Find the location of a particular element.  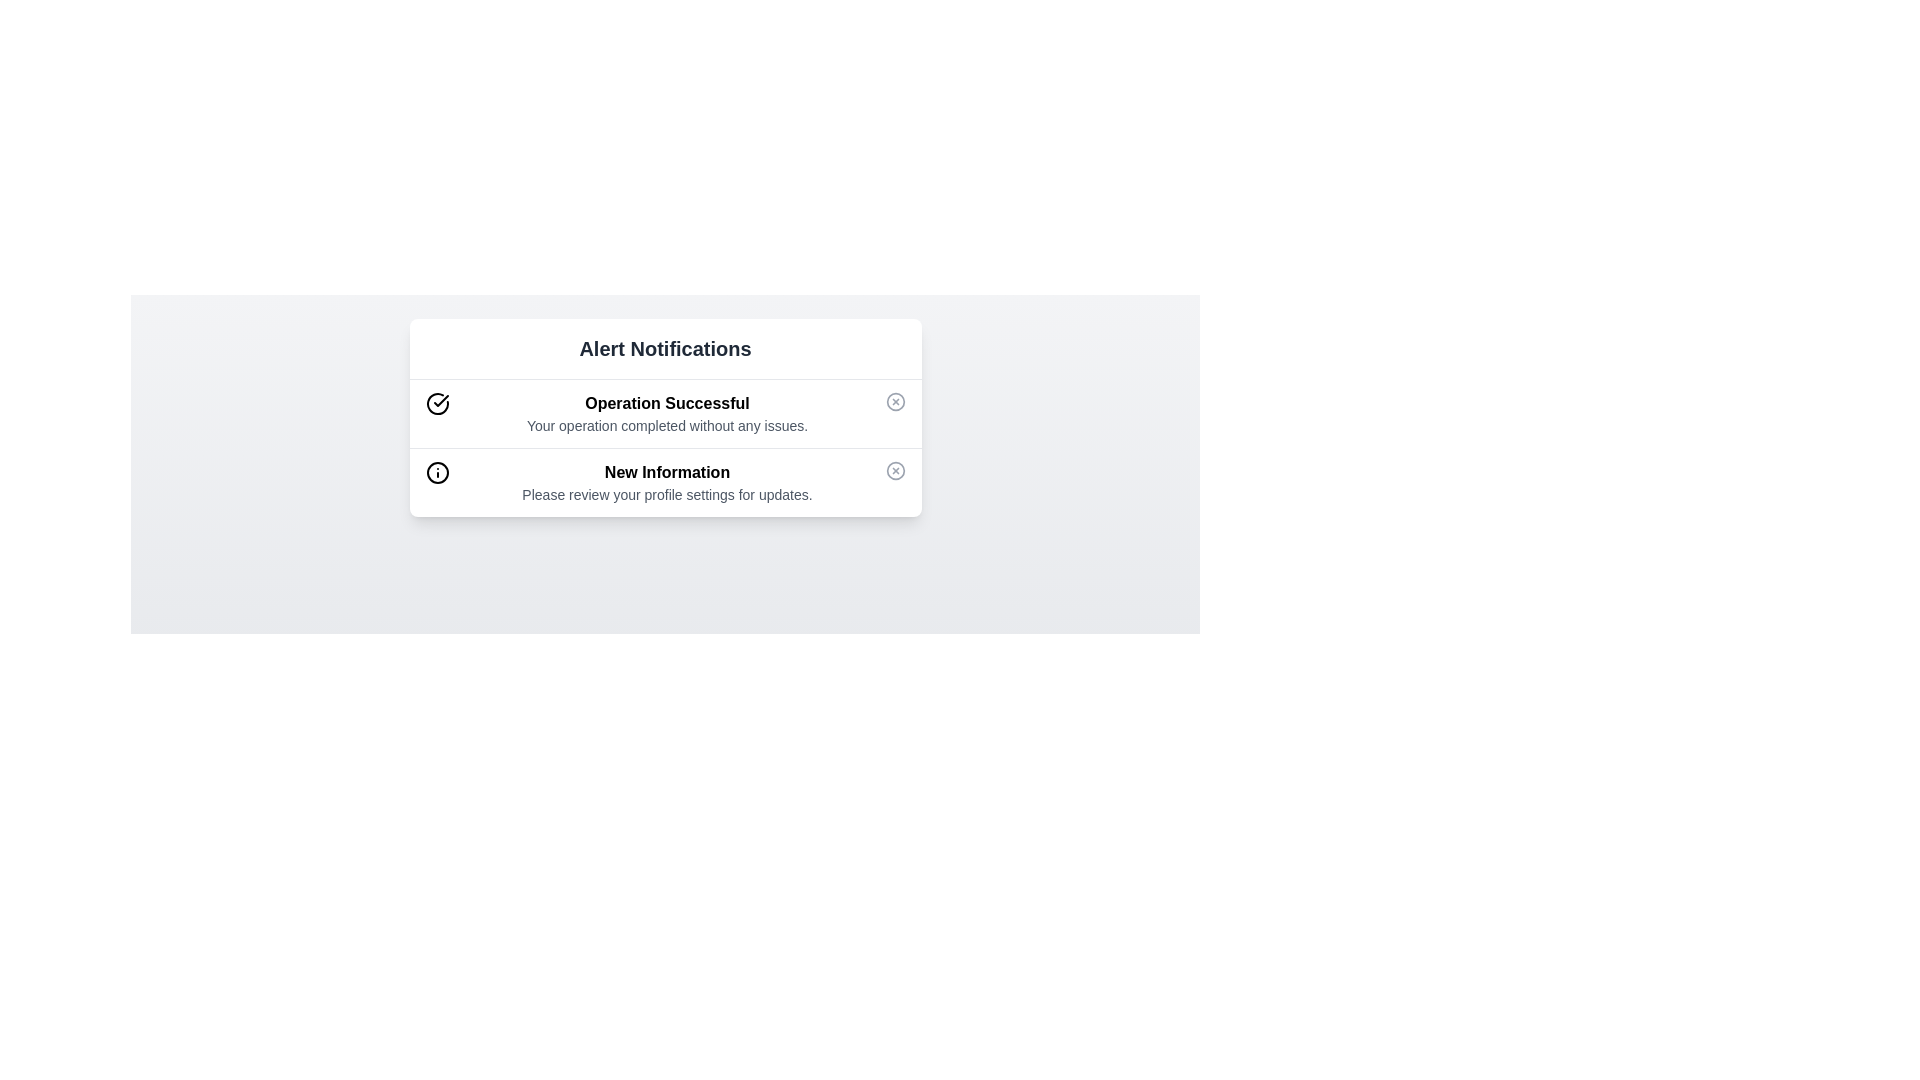

the SVG Circle element that represents the dismiss or close functionality of the 'Operation Successful' notification is located at coordinates (894, 401).